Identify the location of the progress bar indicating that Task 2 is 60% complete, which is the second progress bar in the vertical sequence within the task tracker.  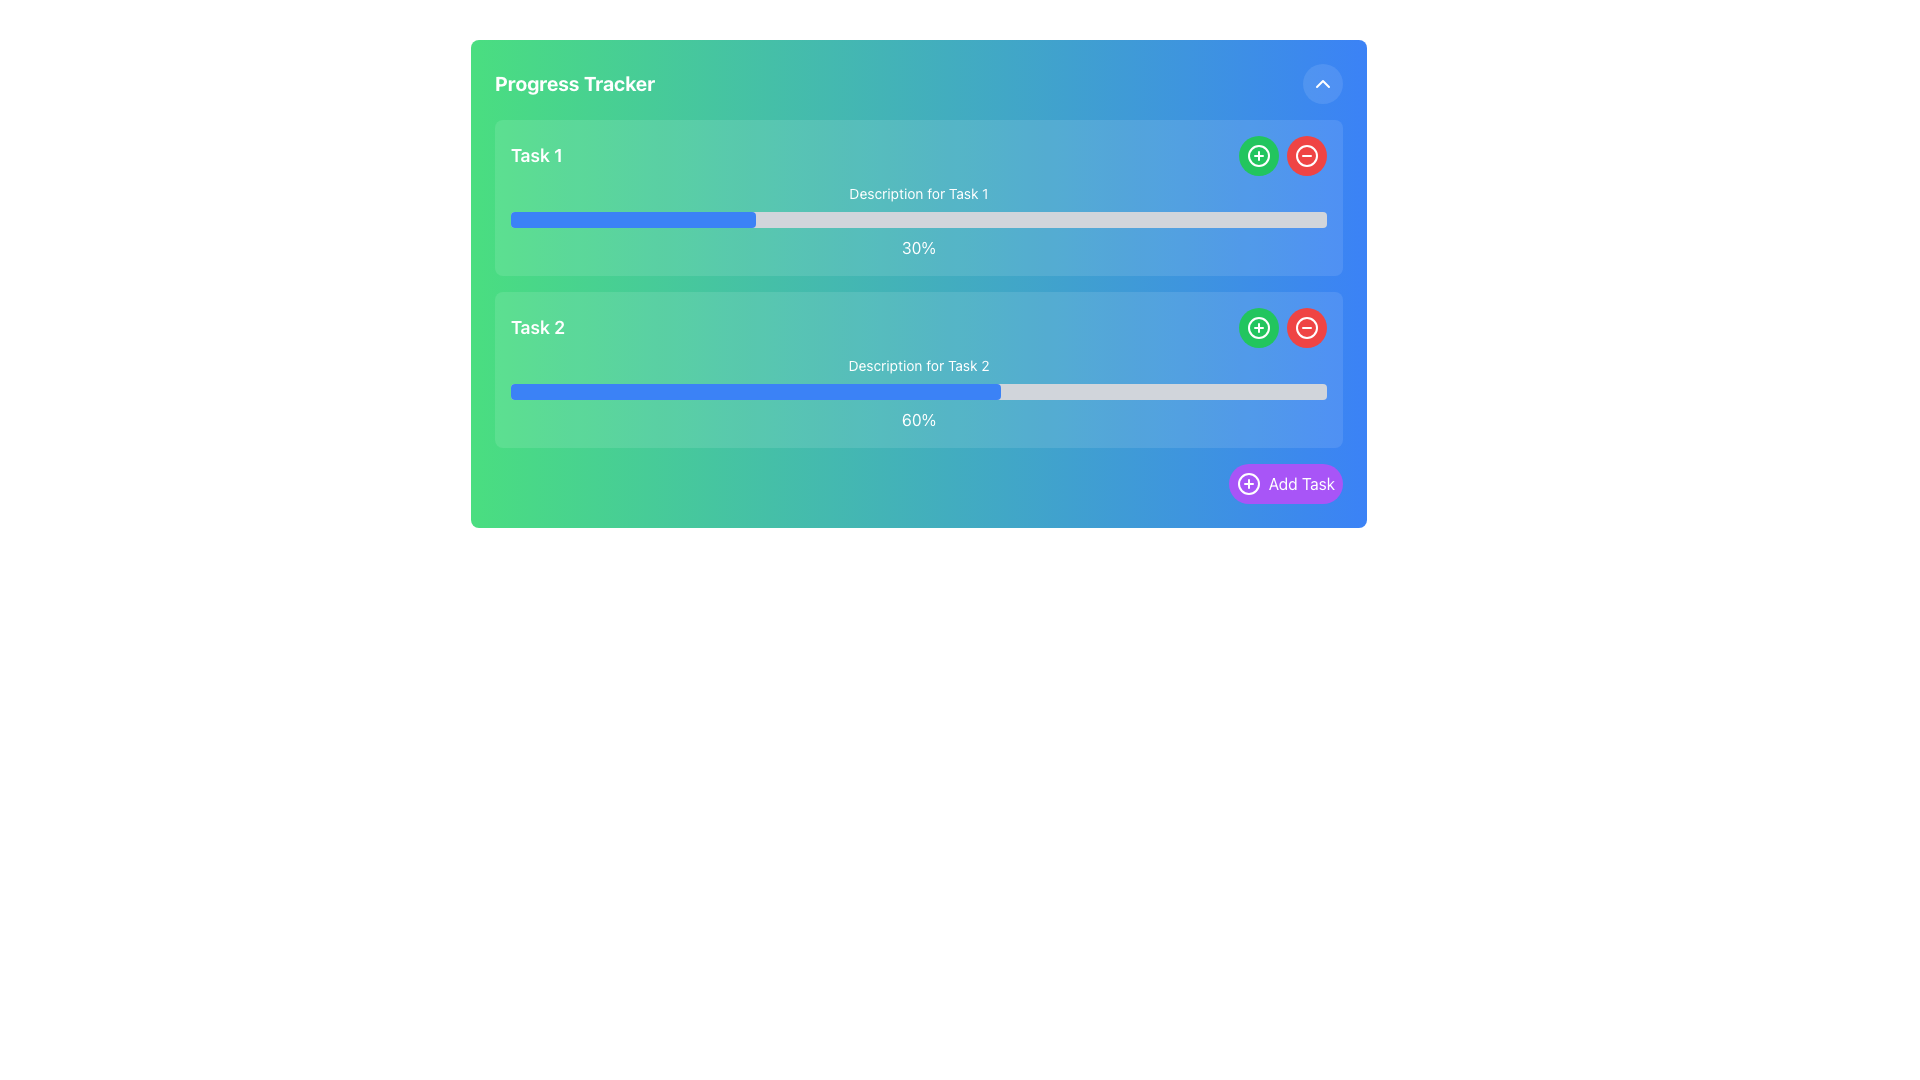
(917, 392).